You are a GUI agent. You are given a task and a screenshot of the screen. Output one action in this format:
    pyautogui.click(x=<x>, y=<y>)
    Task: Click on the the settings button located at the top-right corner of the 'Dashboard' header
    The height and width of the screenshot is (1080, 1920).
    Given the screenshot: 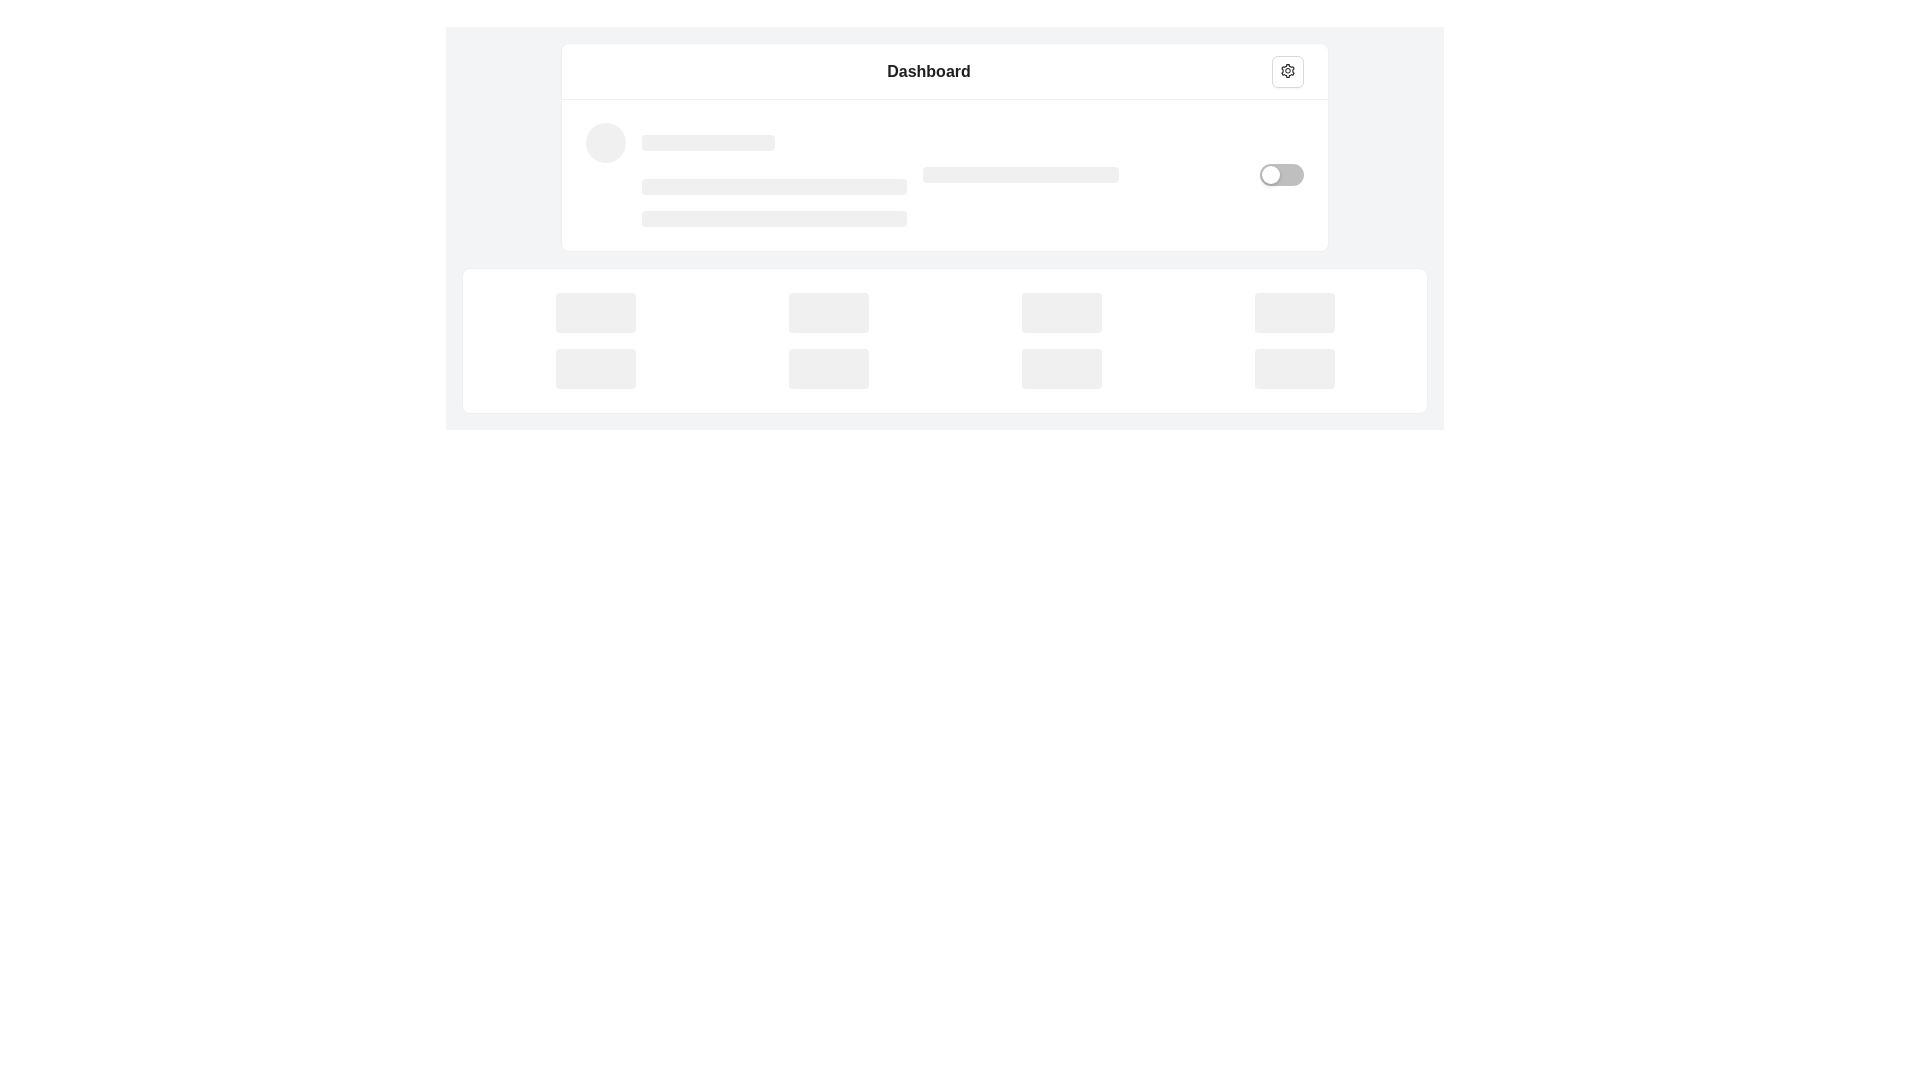 What is the action you would take?
    pyautogui.click(x=1287, y=70)
    